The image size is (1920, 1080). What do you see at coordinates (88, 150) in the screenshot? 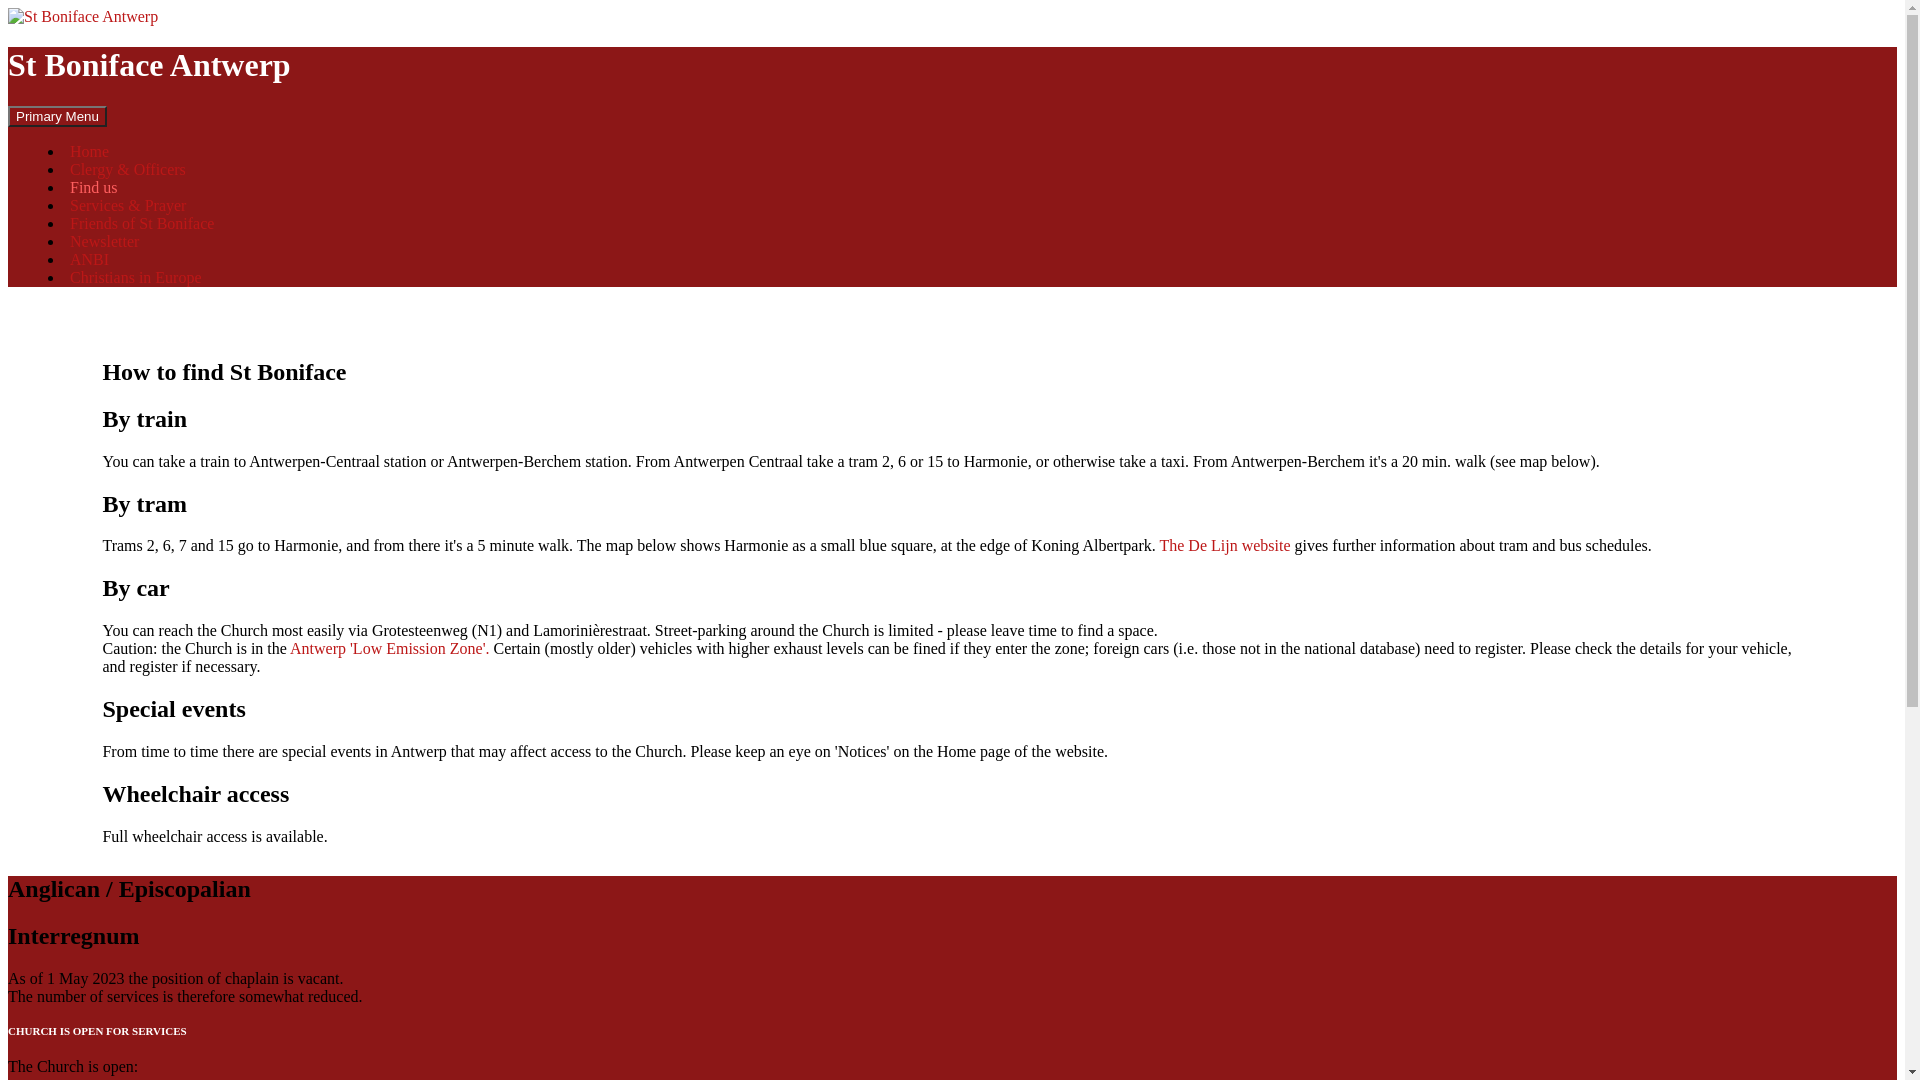
I see `'Home'` at bounding box center [88, 150].